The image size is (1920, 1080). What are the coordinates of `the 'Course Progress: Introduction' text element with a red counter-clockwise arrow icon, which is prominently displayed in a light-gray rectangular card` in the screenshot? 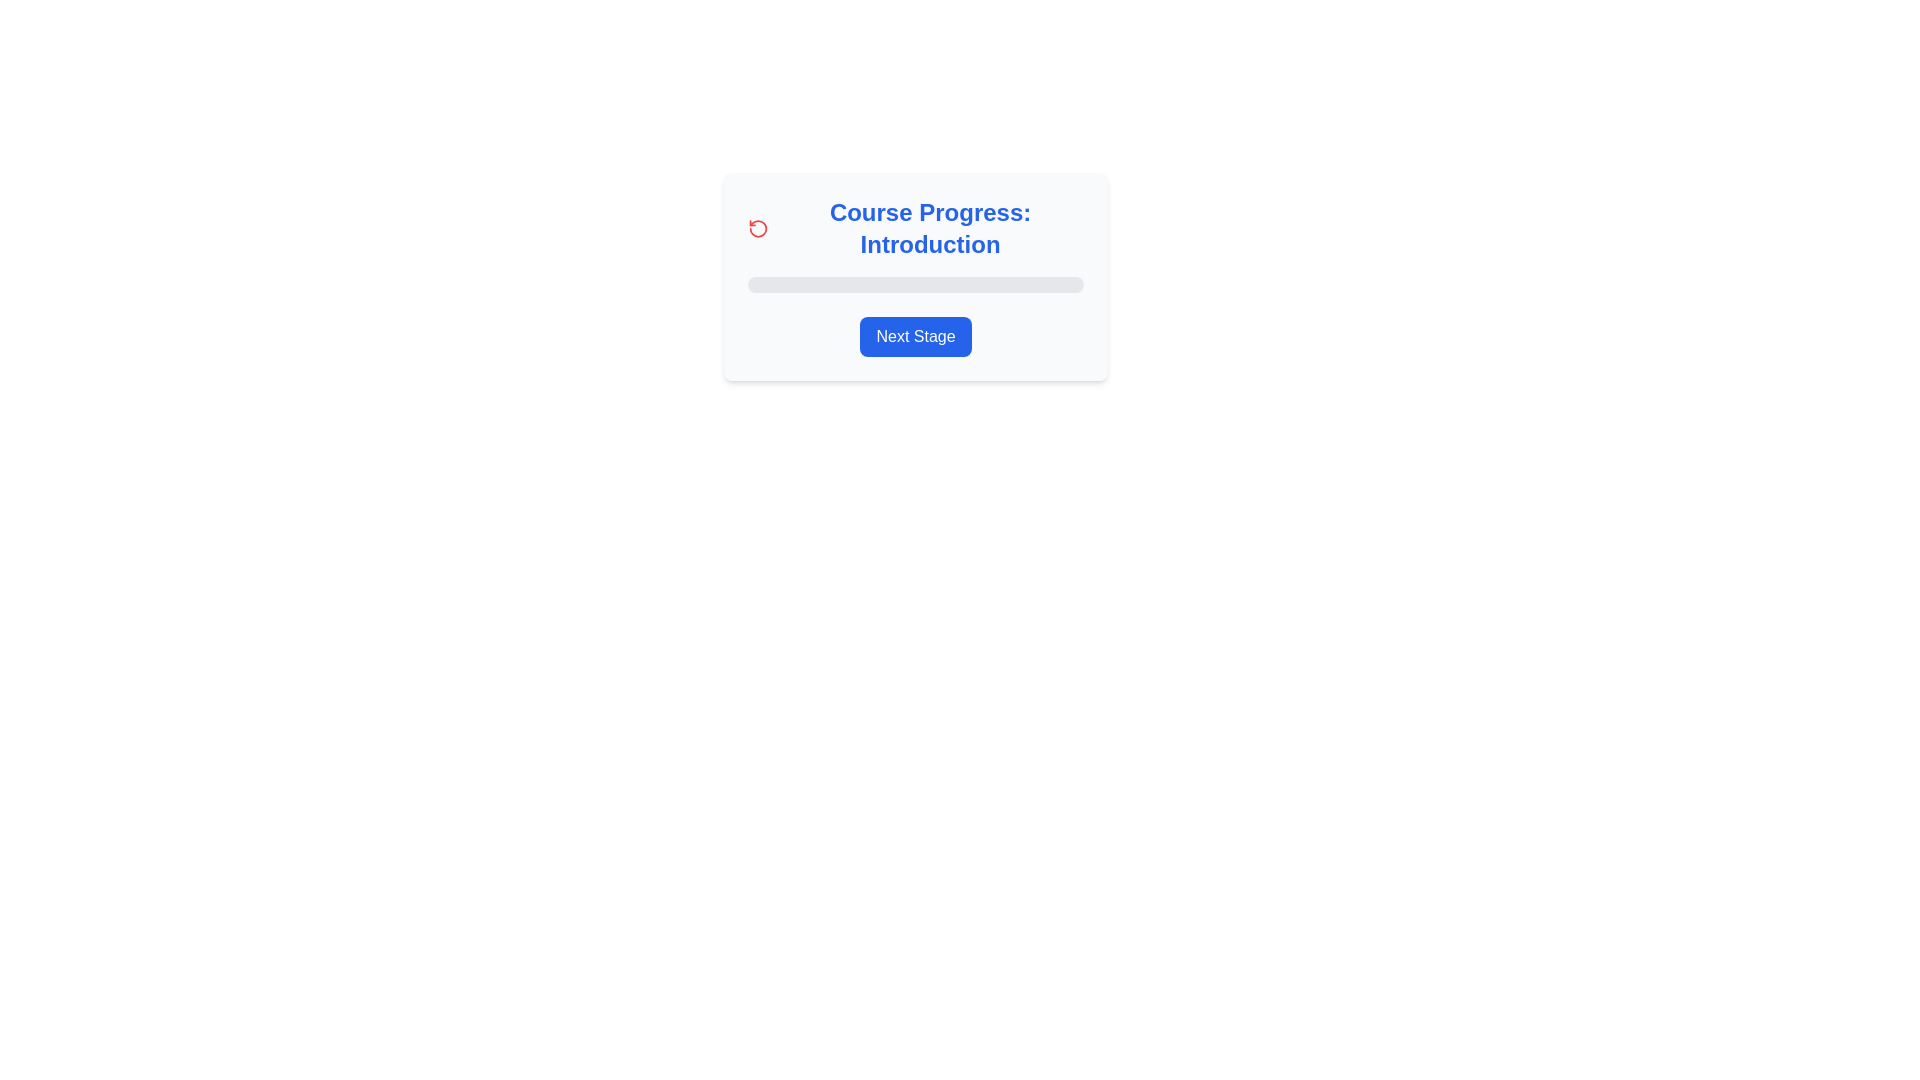 It's located at (915, 227).